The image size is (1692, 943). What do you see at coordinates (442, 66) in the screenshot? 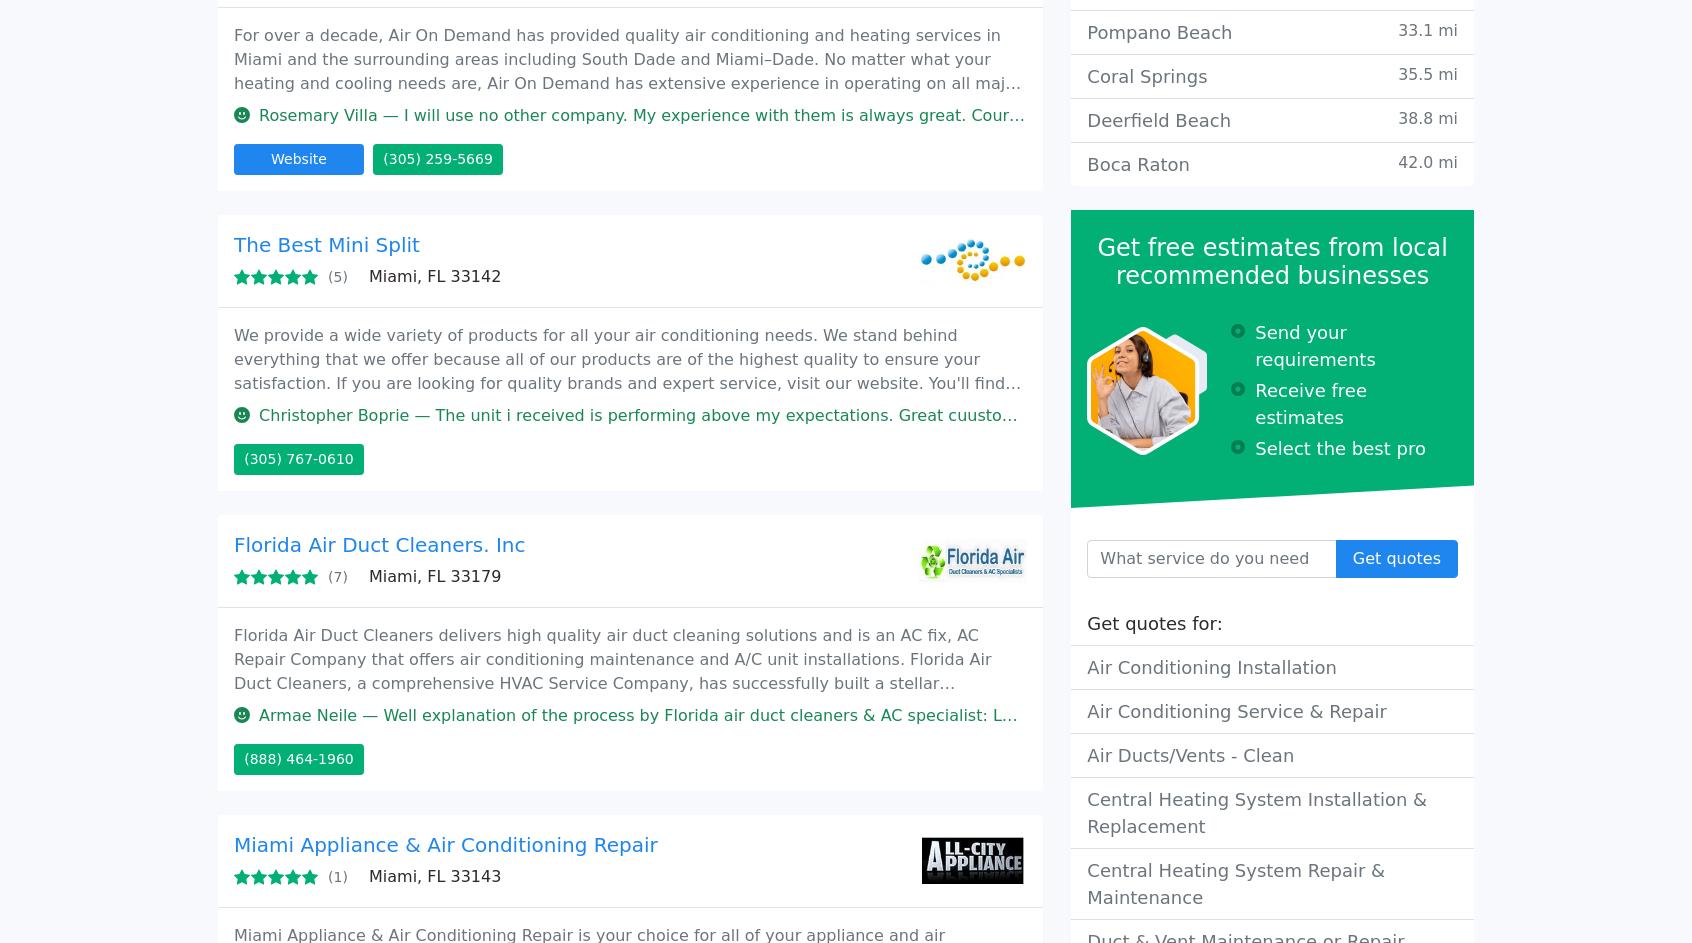
I see `'Miami, FL 33168'` at bounding box center [442, 66].